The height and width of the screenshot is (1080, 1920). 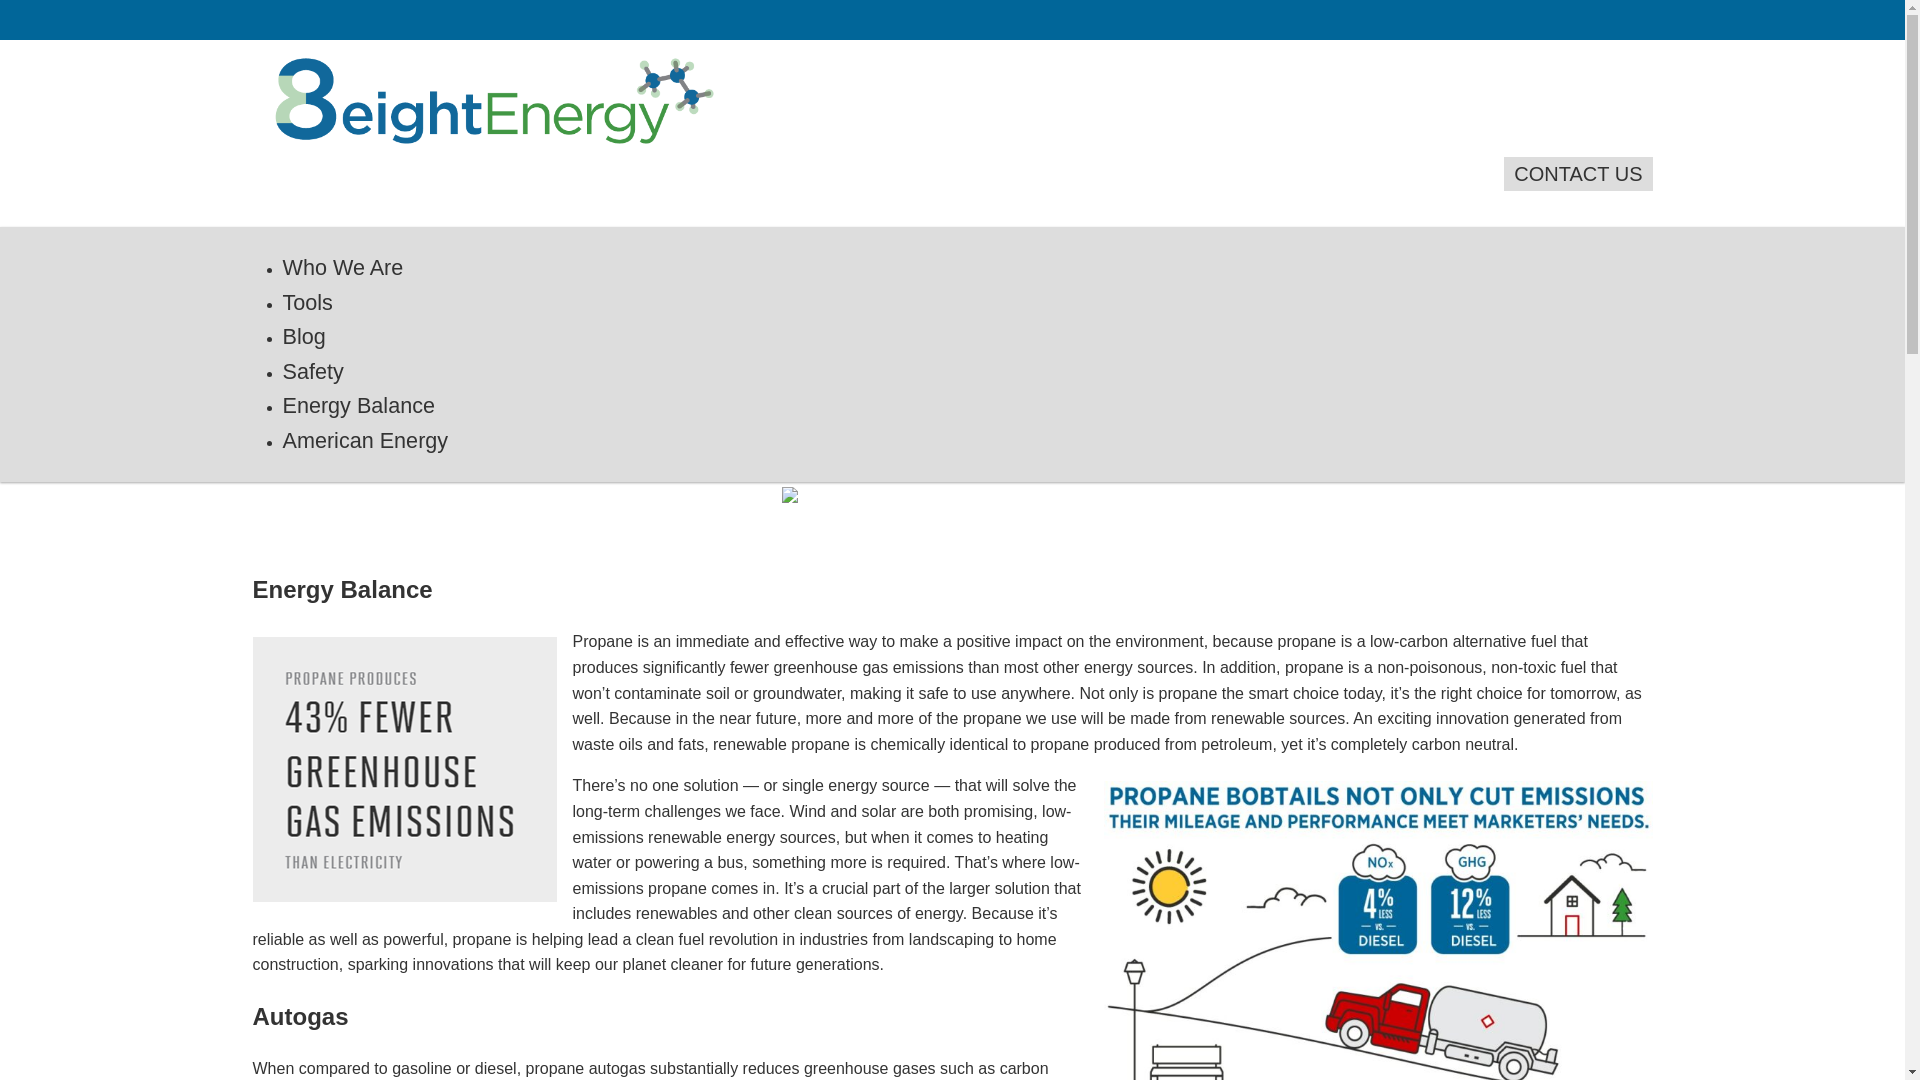 What do you see at coordinates (358, 405) in the screenshot?
I see `'Energy Balance'` at bounding box center [358, 405].